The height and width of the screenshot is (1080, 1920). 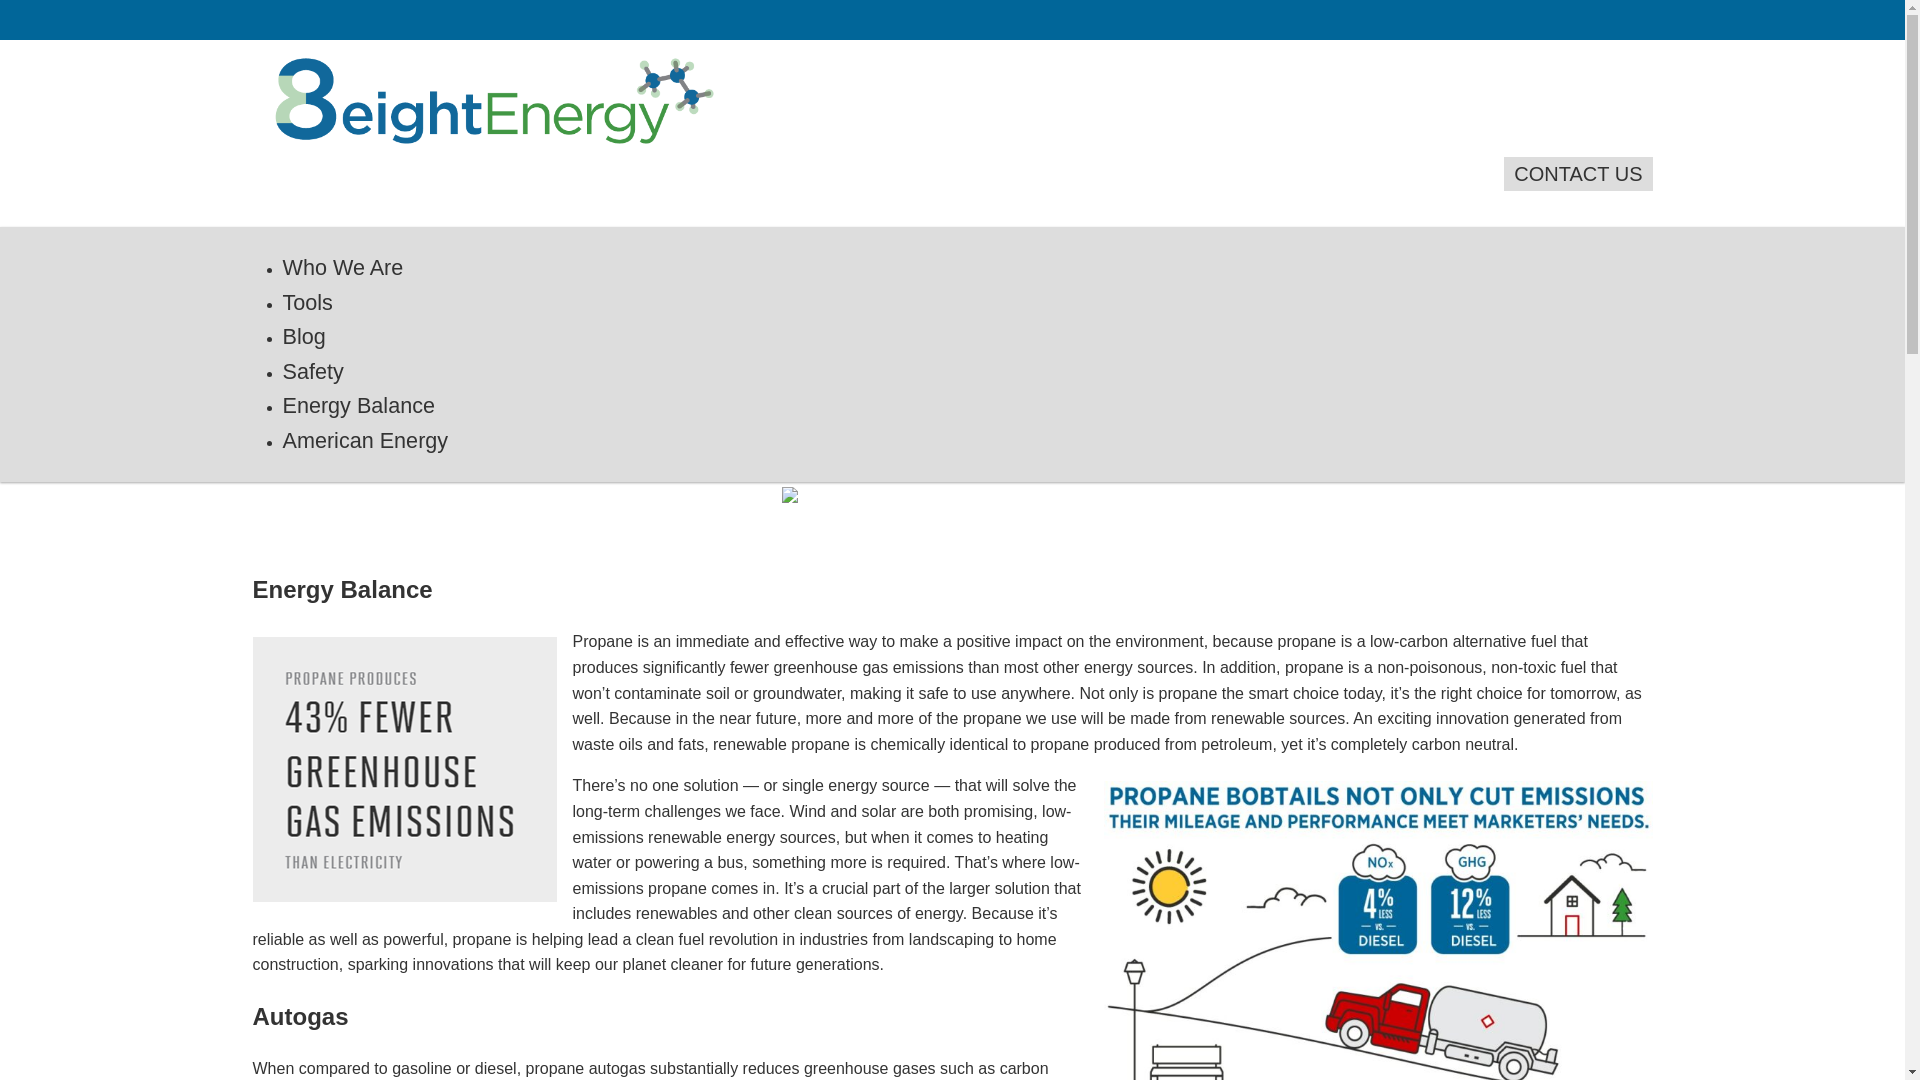 What do you see at coordinates (358, 405) in the screenshot?
I see `'Energy Balance'` at bounding box center [358, 405].